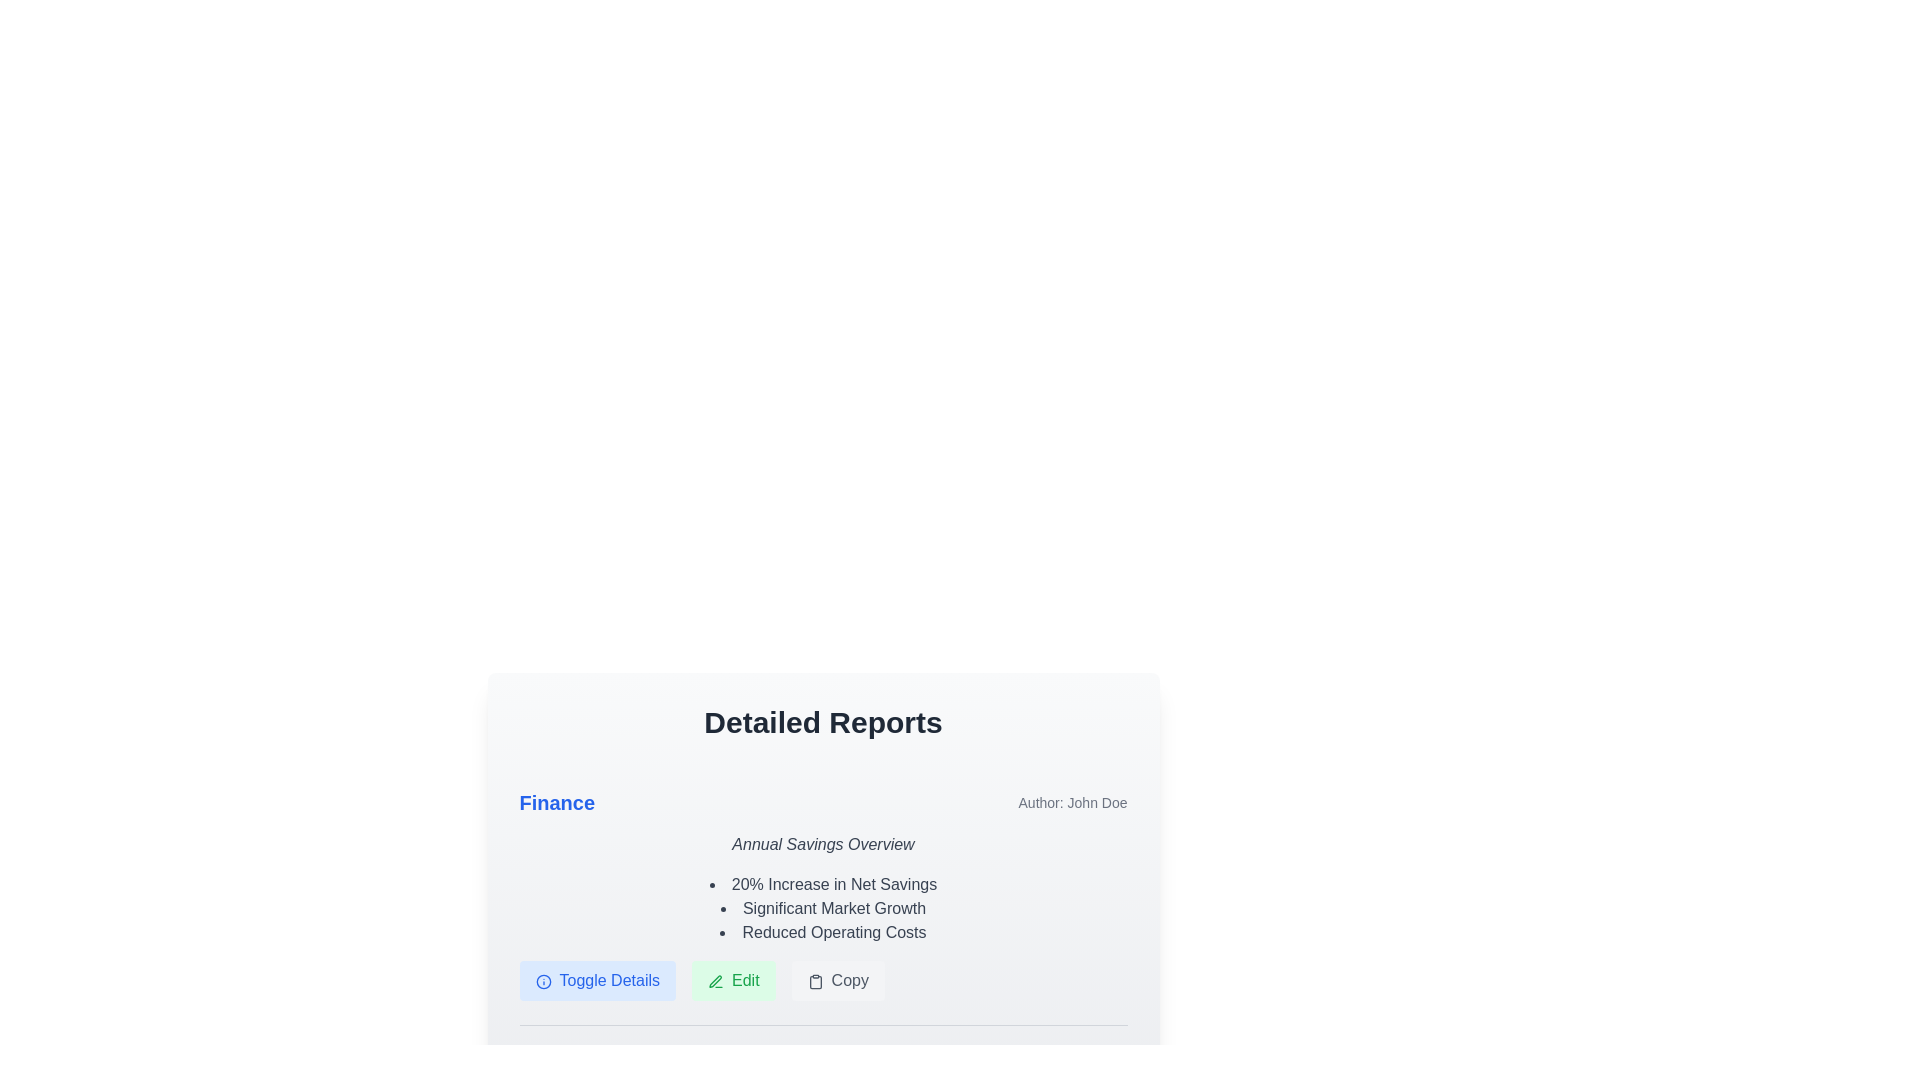 This screenshot has height=1080, width=1920. Describe the element at coordinates (838, 979) in the screenshot. I see `the 'Copy' button, which is a rectangular button with rounded corners, light gray background, and a dark gray label, located at the bottom center of the 'Detailed Reports' section` at that location.